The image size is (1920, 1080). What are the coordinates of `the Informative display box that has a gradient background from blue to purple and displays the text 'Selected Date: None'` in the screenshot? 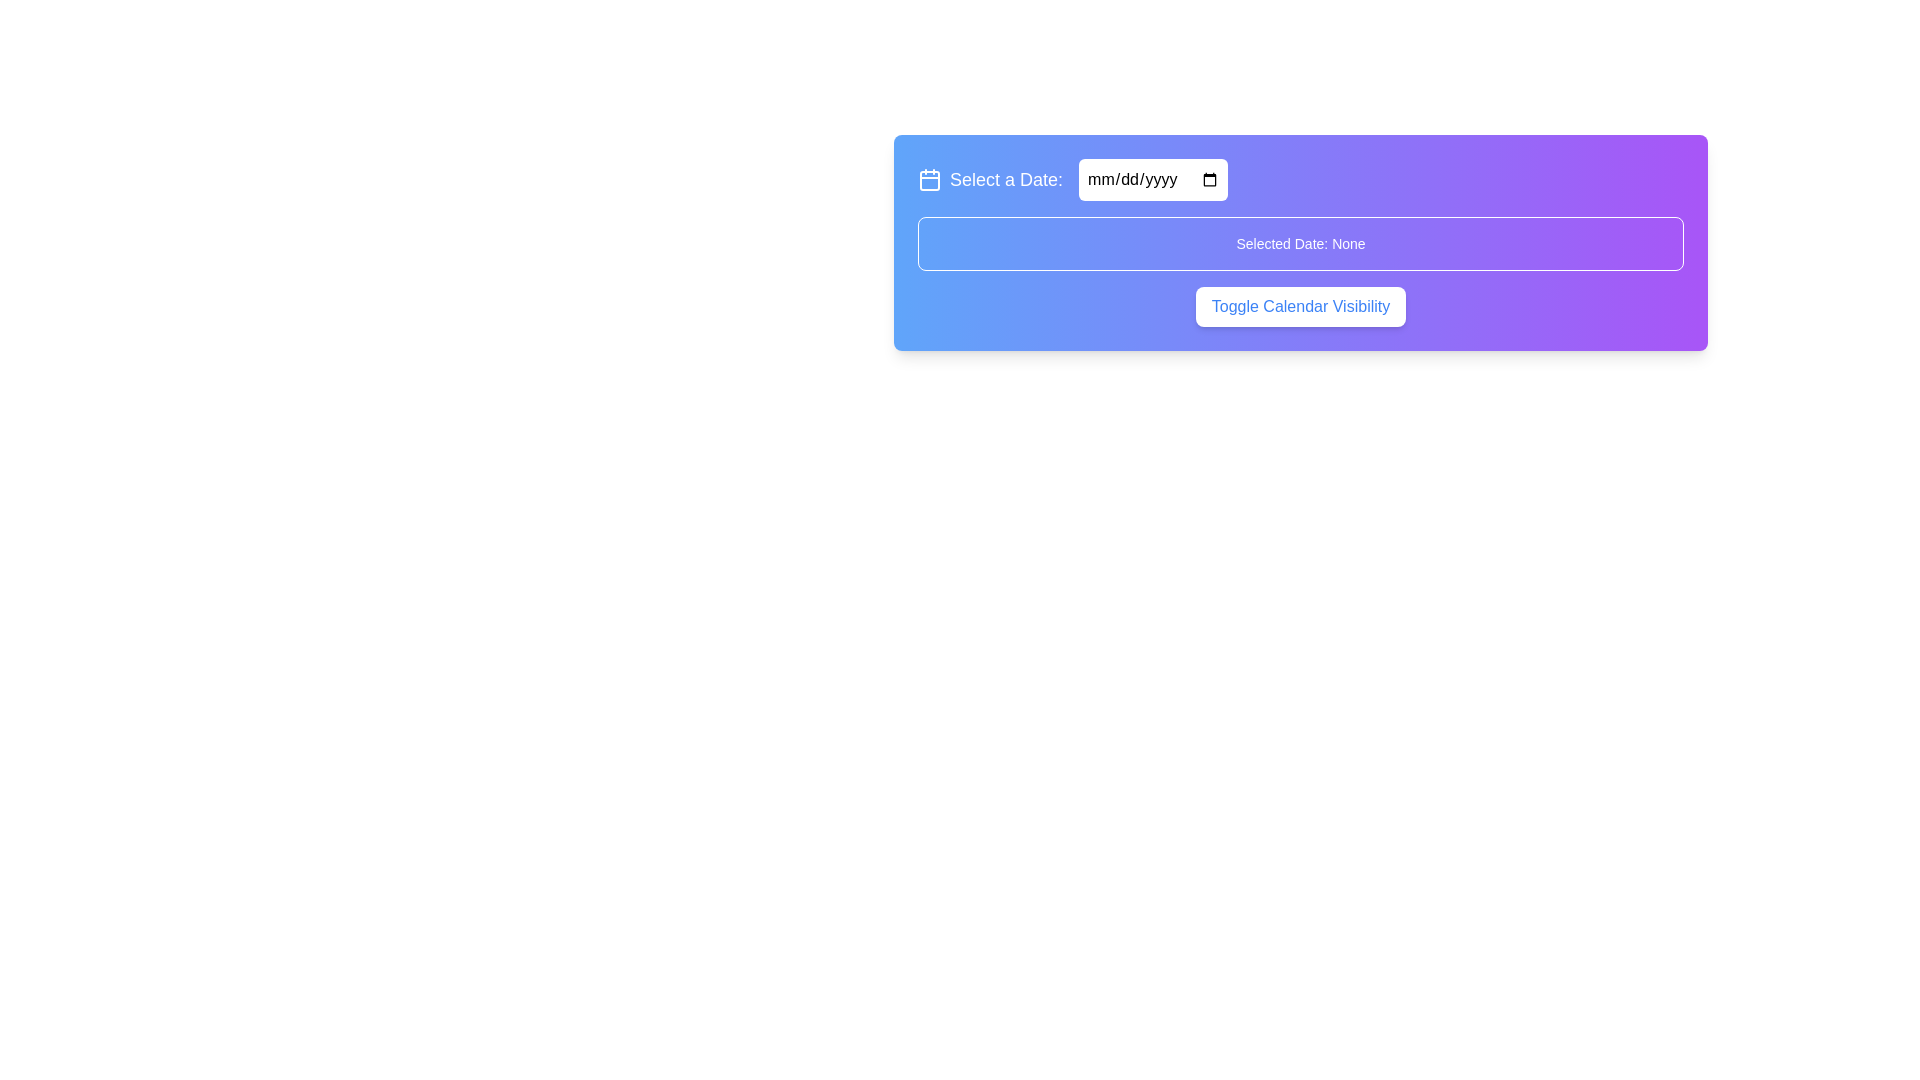 It's located at (1300, 242).